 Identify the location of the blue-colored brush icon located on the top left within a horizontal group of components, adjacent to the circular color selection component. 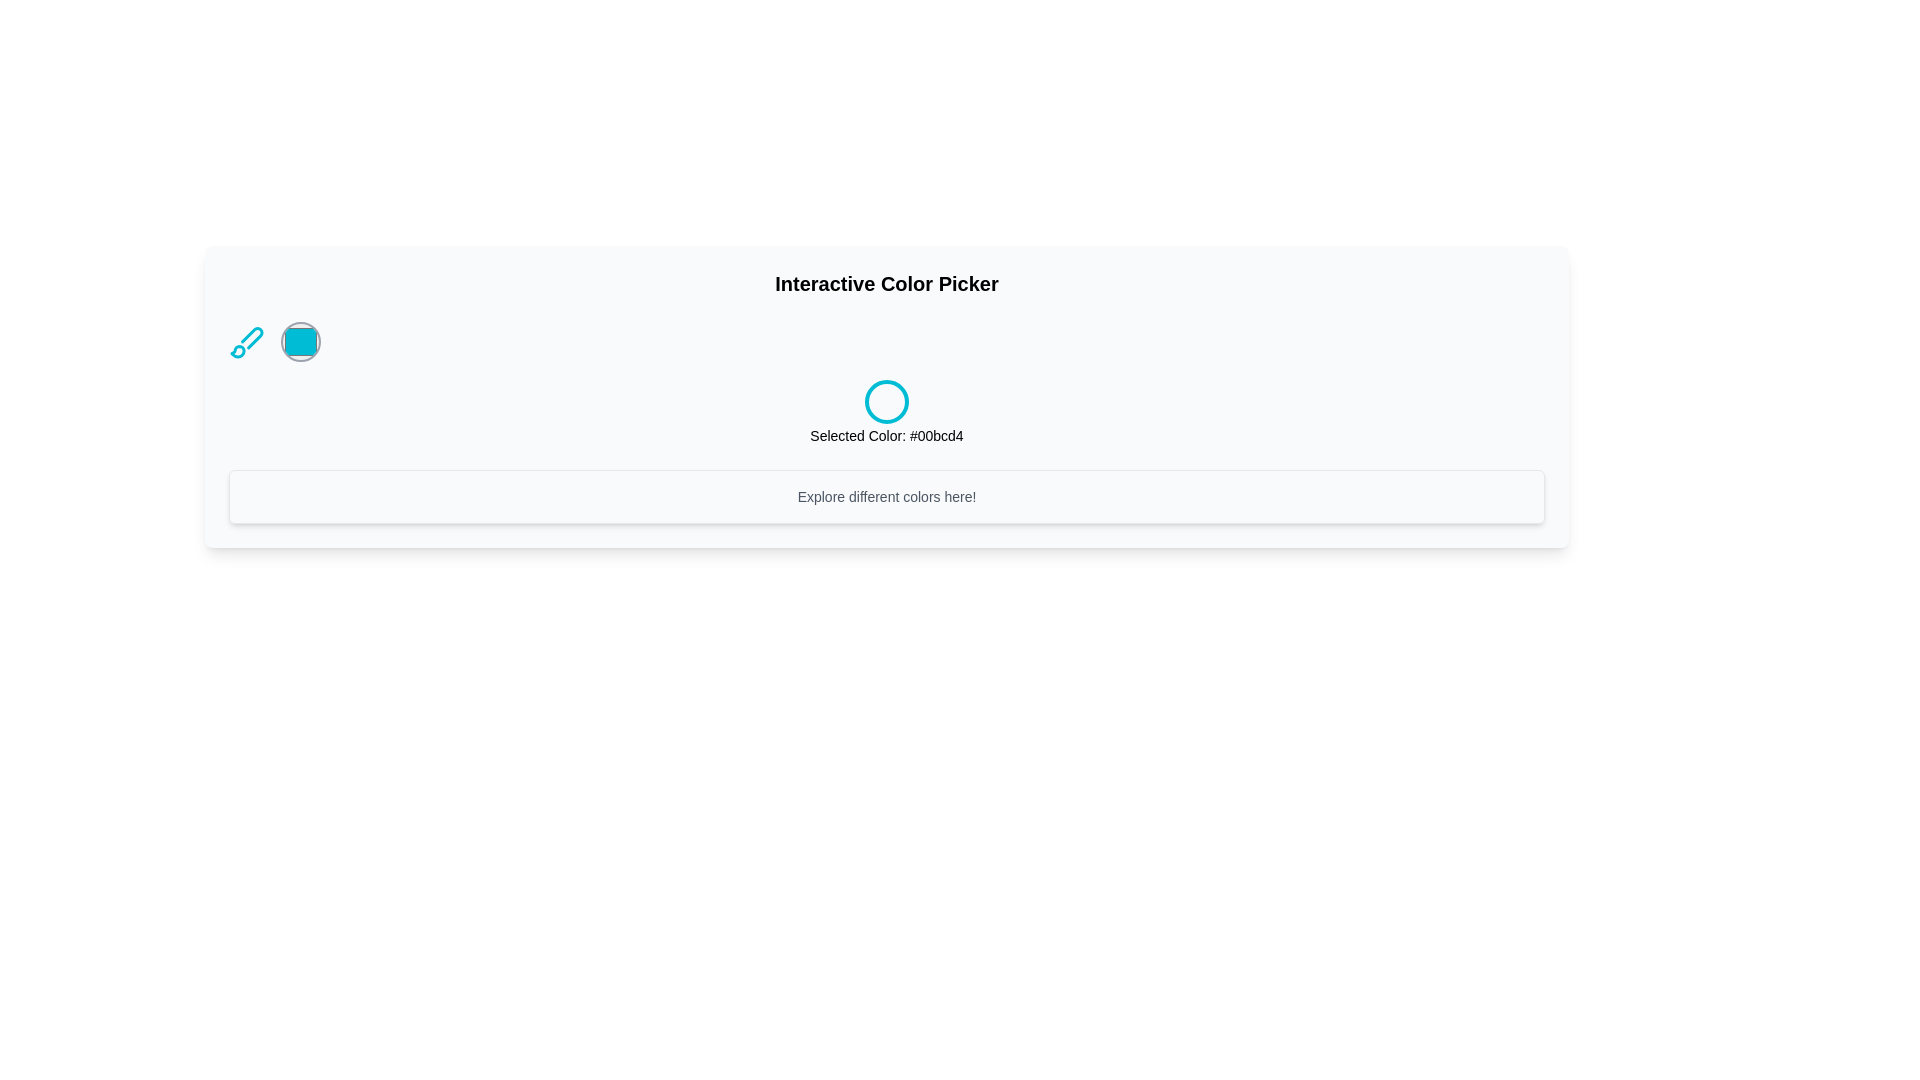
(245, 341).